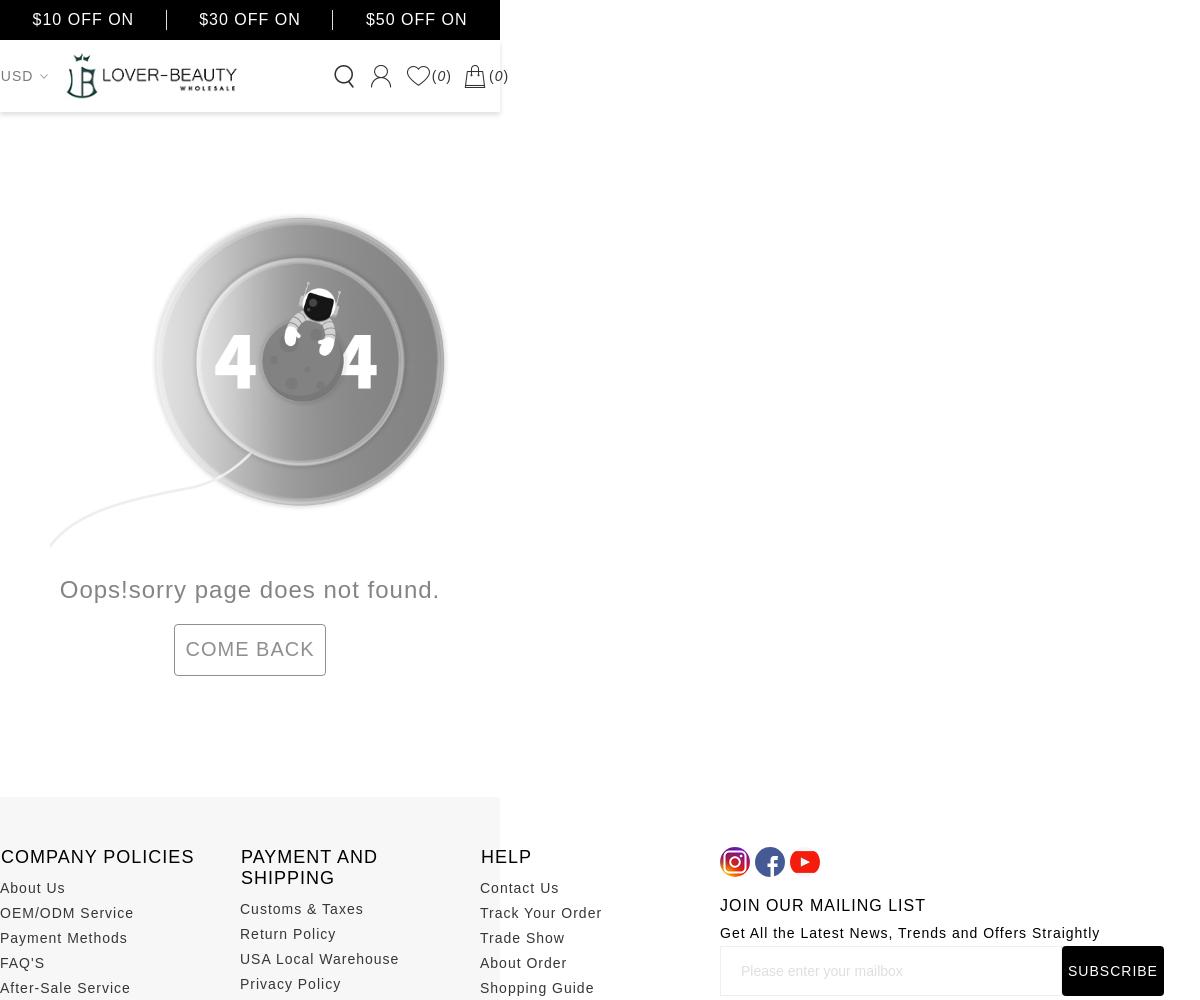  Describe the element at coordinates (287, 933) in the screenshot. I see `'Return Policy'` at that location.